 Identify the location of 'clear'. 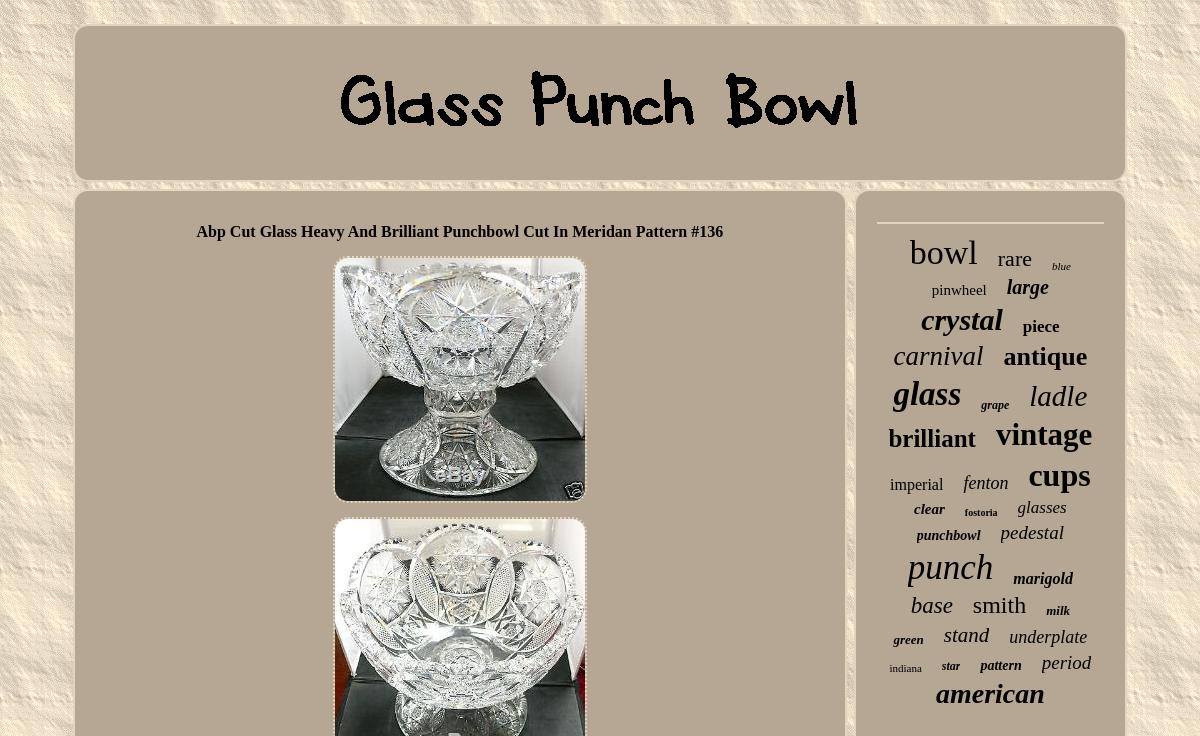
(914, 509).